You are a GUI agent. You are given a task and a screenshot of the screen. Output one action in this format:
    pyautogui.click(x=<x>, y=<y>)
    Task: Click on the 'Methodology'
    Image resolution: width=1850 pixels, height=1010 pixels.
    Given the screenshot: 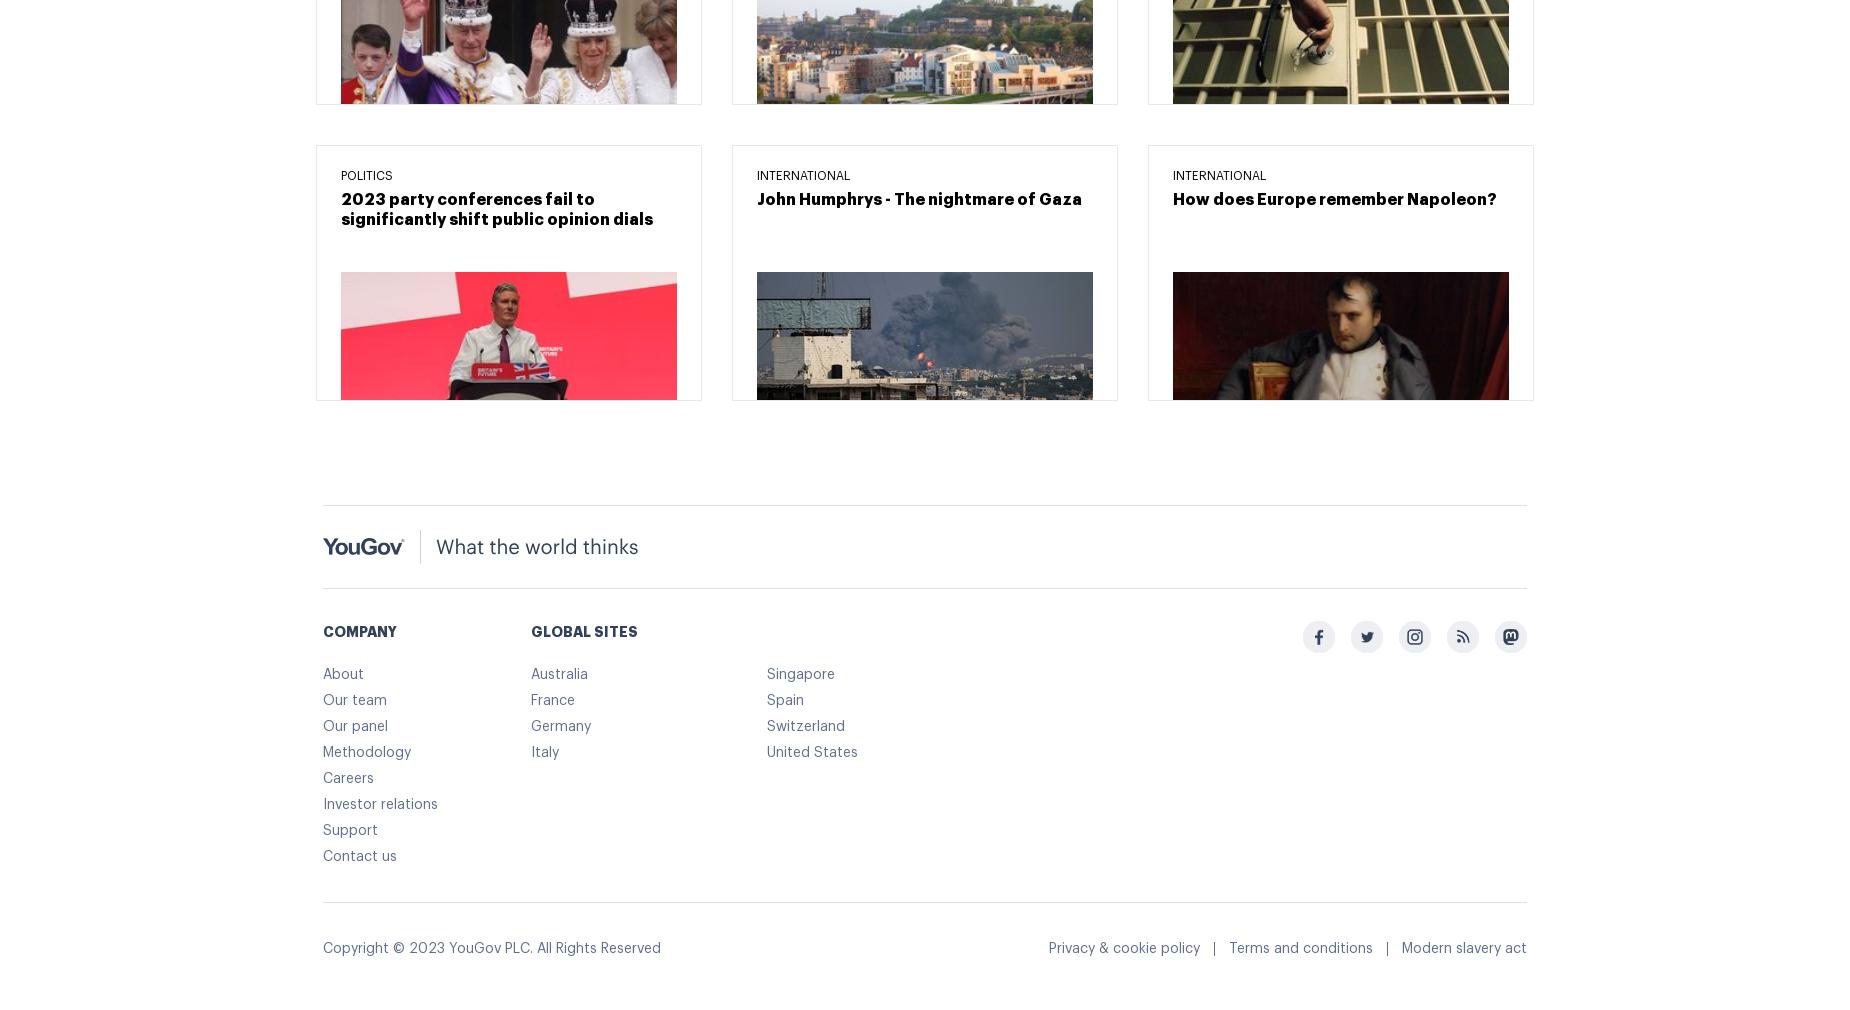 What is the action you would take?
    pyautogui.click(x=366, y=751)
    